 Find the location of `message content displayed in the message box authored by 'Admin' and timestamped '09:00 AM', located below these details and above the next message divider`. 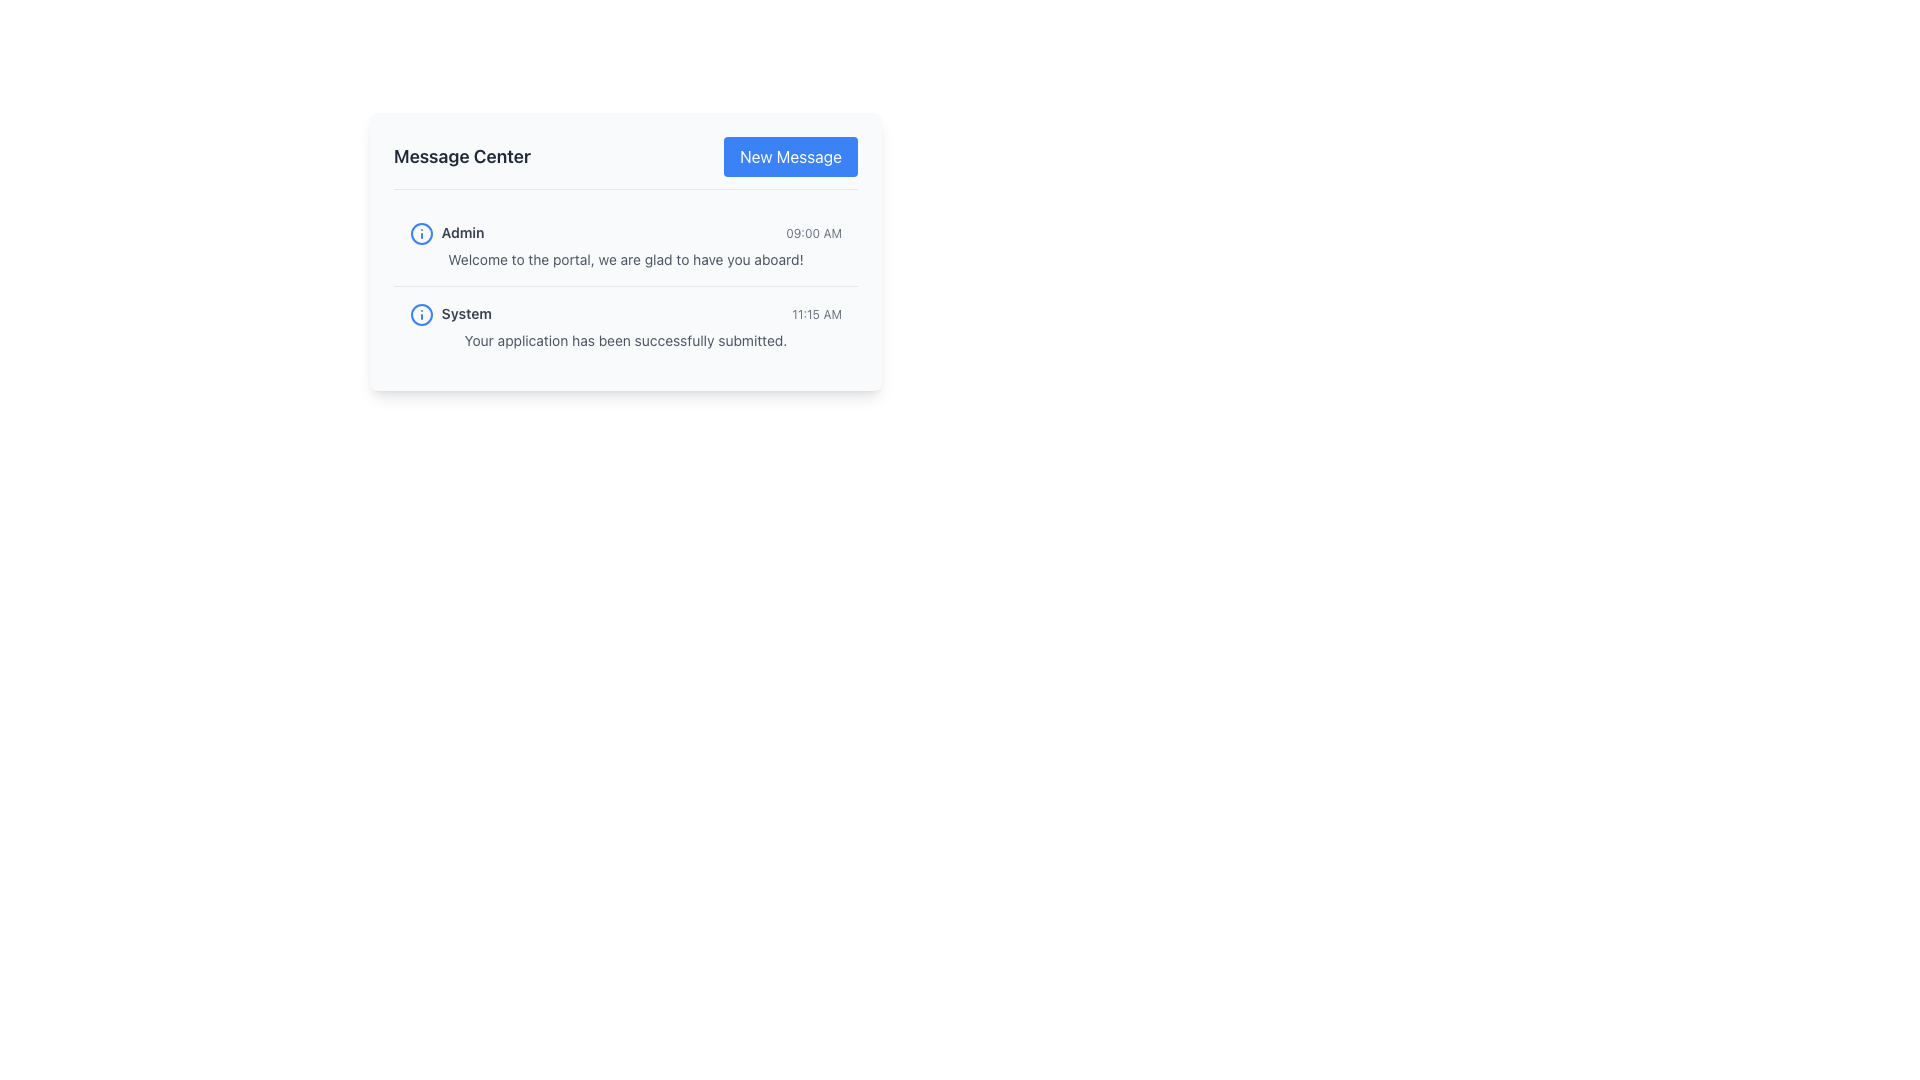

message content displayed in the message box authored by 'Admin' and timestamped '09:00 AM', located below these details and above the next message divider is located at coordinates (624, 258).